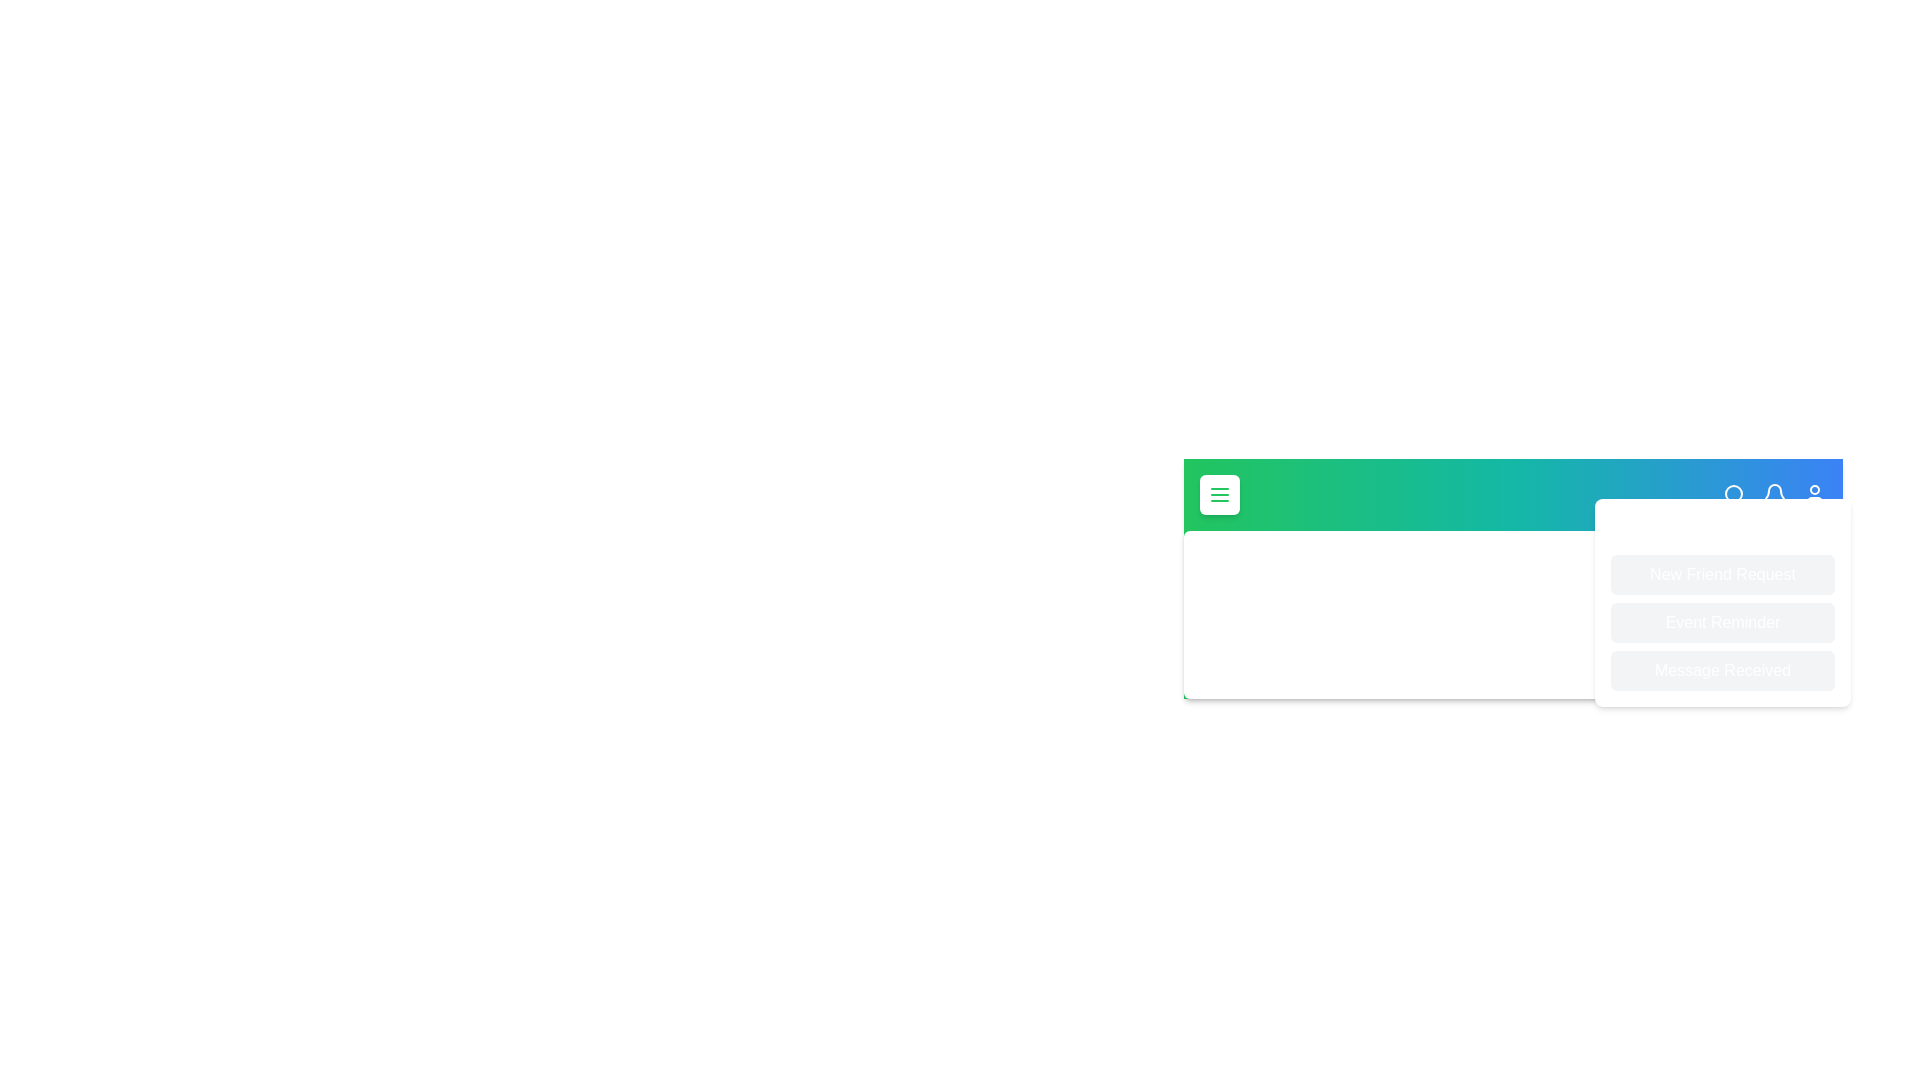 Image resolution: width=1920 pixels, height=1080 pixels. Describe the element at coordinates (1733, 494) in the screenshot. I see `the search icon to initiate a search action` at that location.